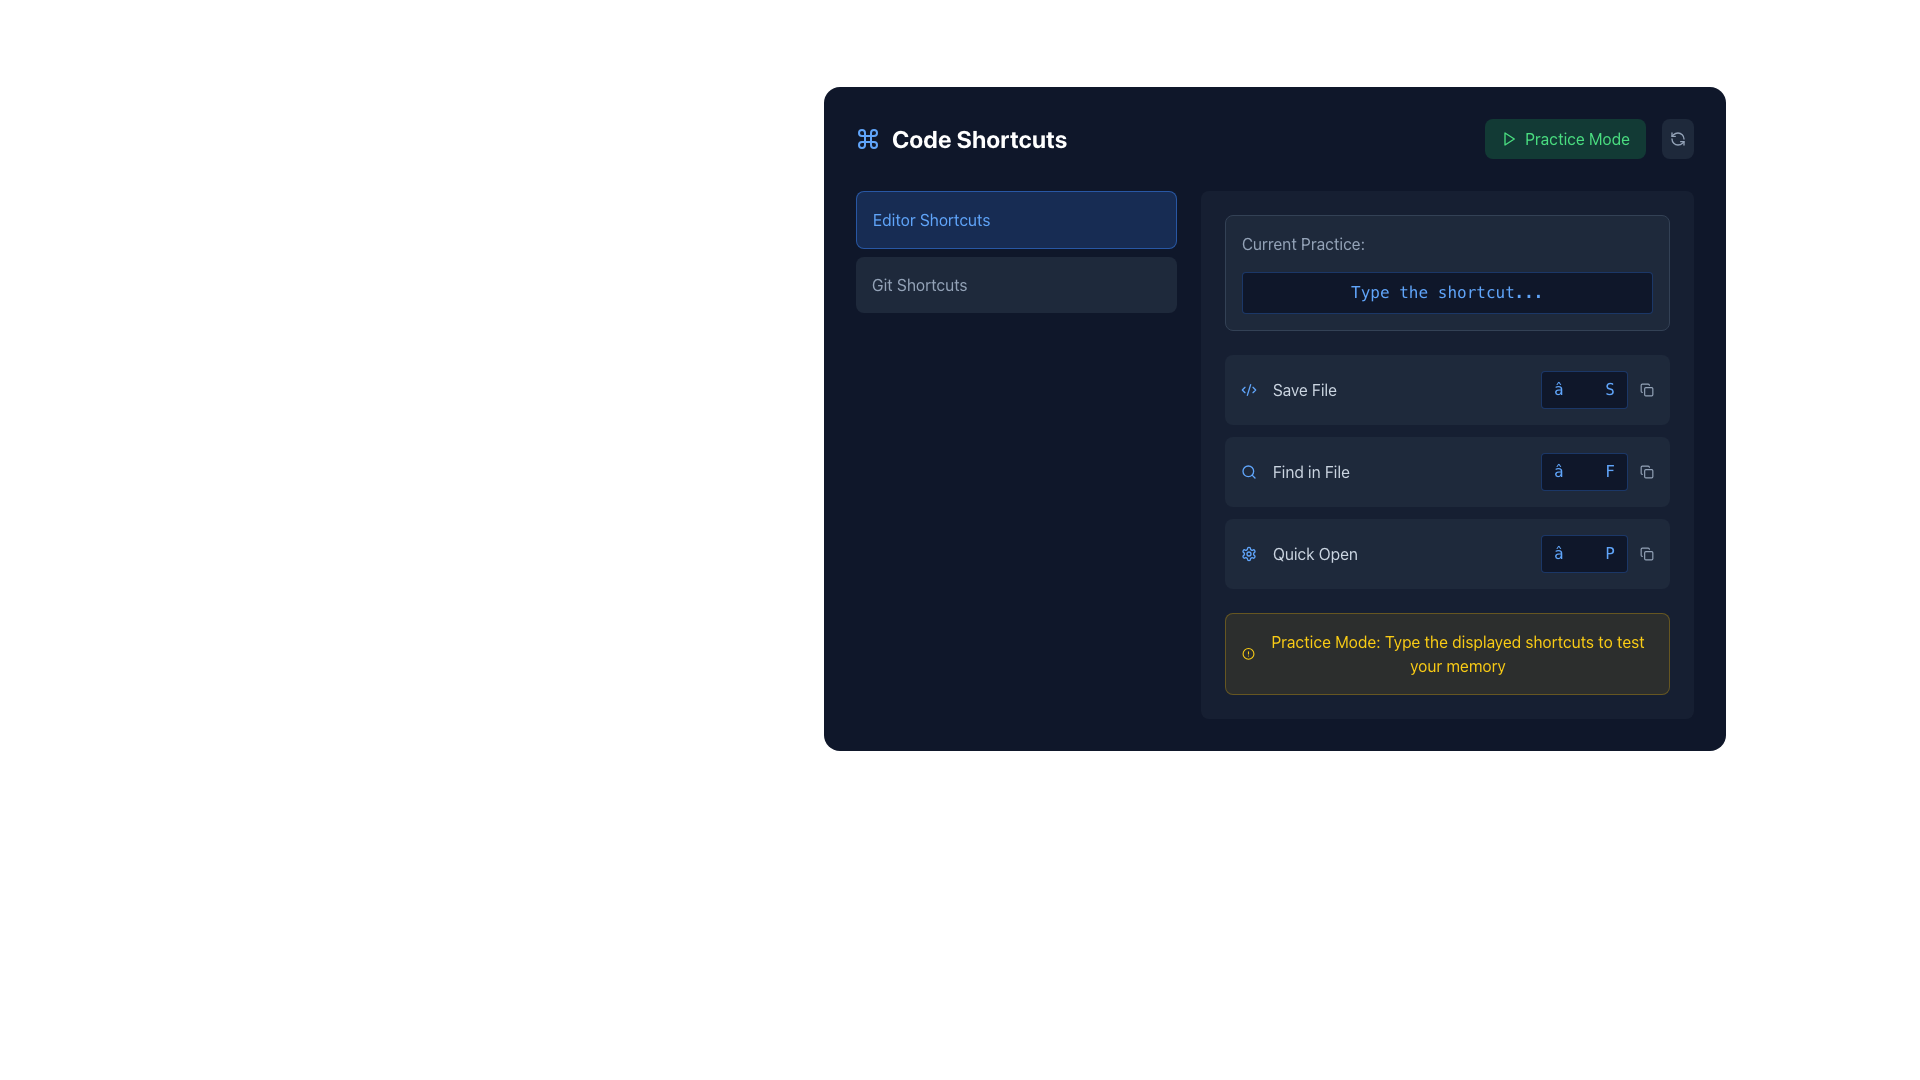 The height and width of the screenshot is (1080, 1920). I want to click on the available options in the Interactive Section, which features instructional text and action buttons on the right side of the layout, so click(1274, 455).